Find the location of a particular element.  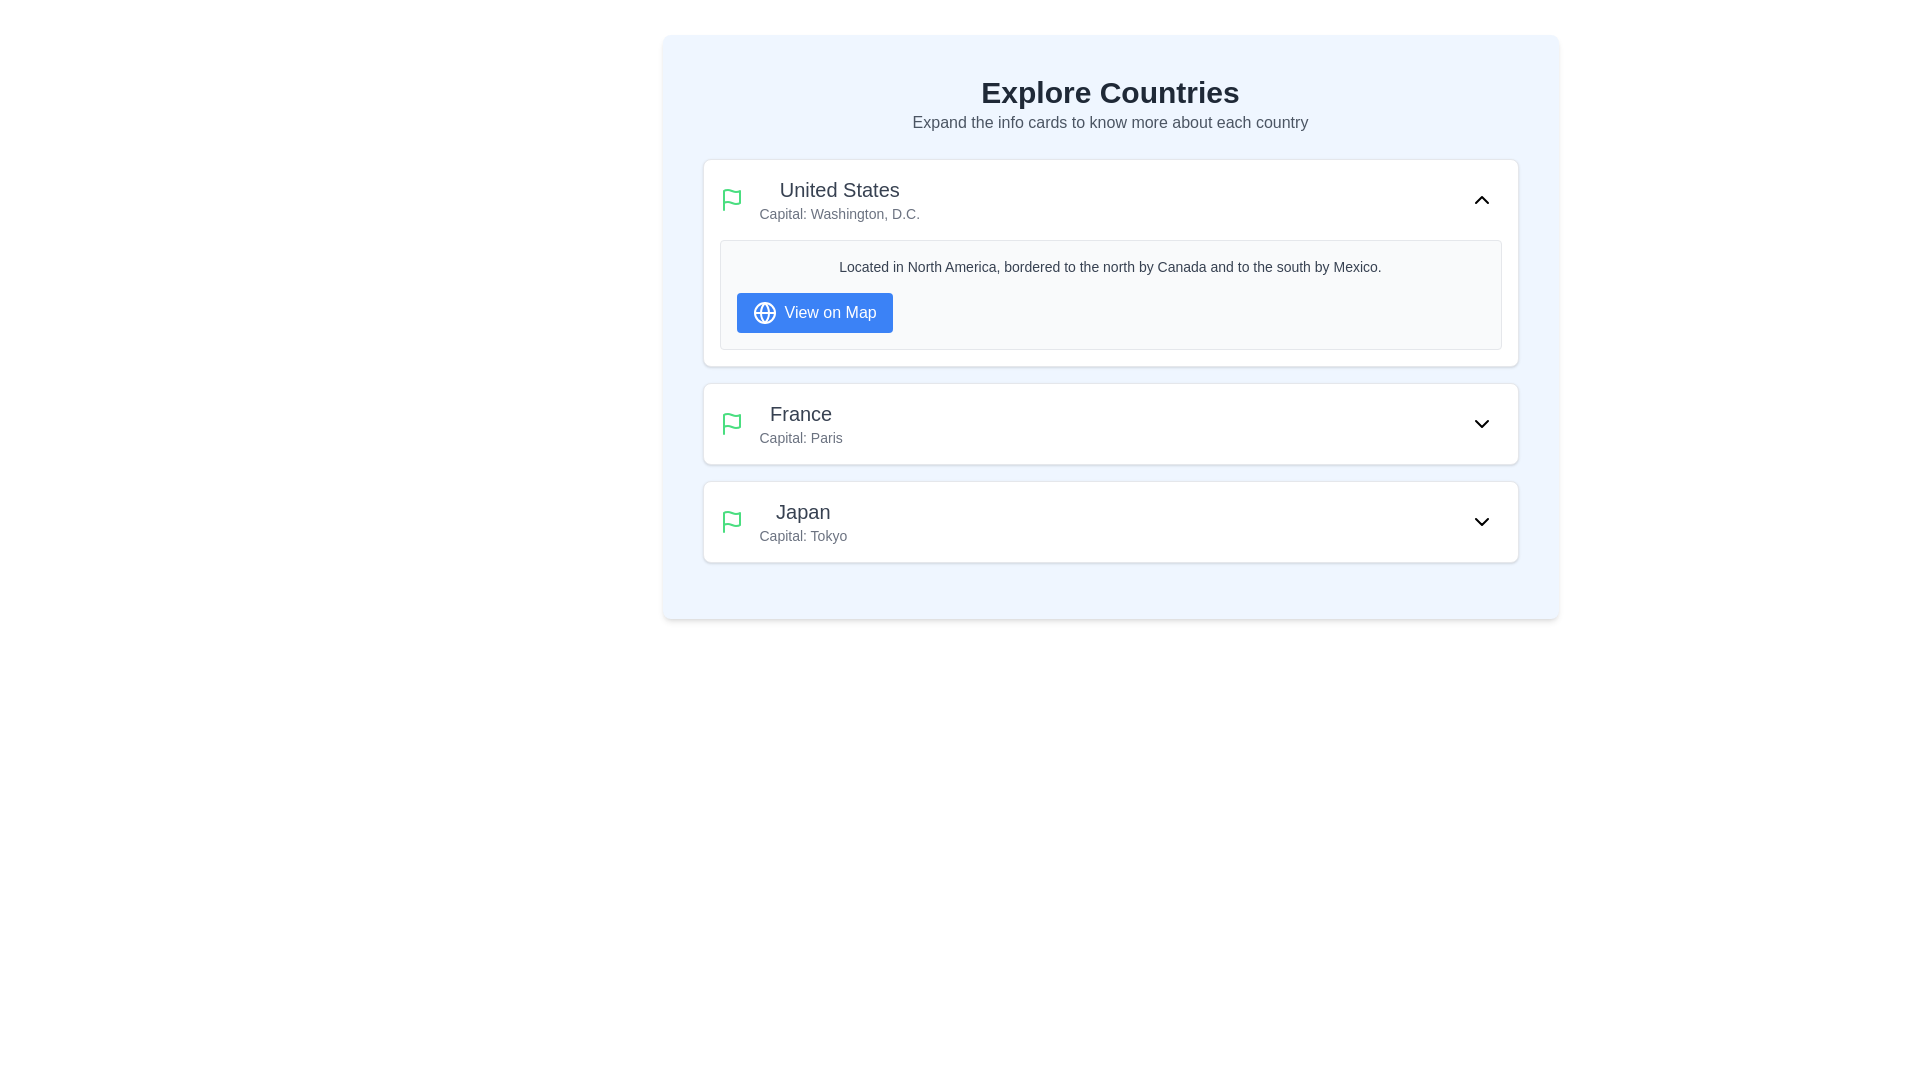

the Static text displaying 'Located in North America, bordered to the north by Canada and to the south by Mexico' which is located above the 'View on Map' button on the information card about the United States is located at coordinates (1109, 265).